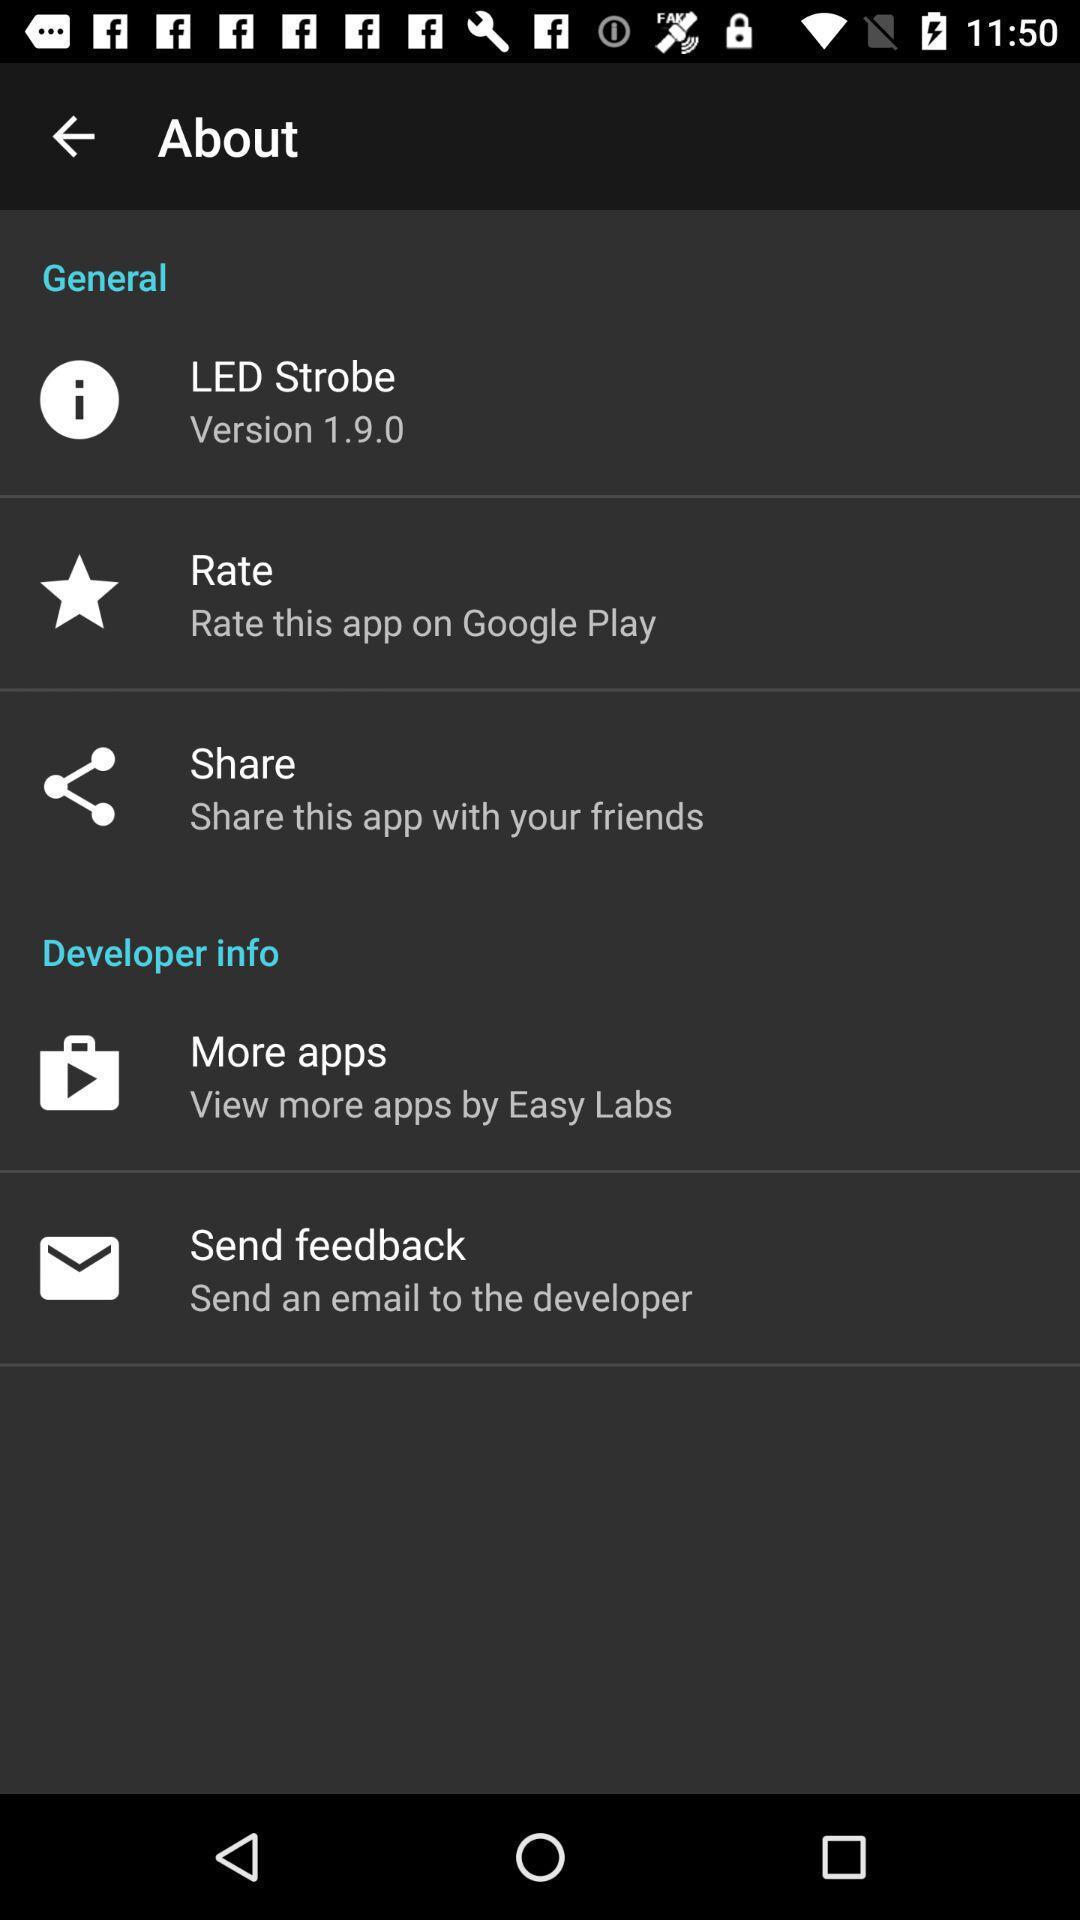 This screenshot has height=1920, width=1080. What do you see at coordinates (297, 427) in the screenshot?
I see `item above the rate icon` at bounding box center [297, 427].